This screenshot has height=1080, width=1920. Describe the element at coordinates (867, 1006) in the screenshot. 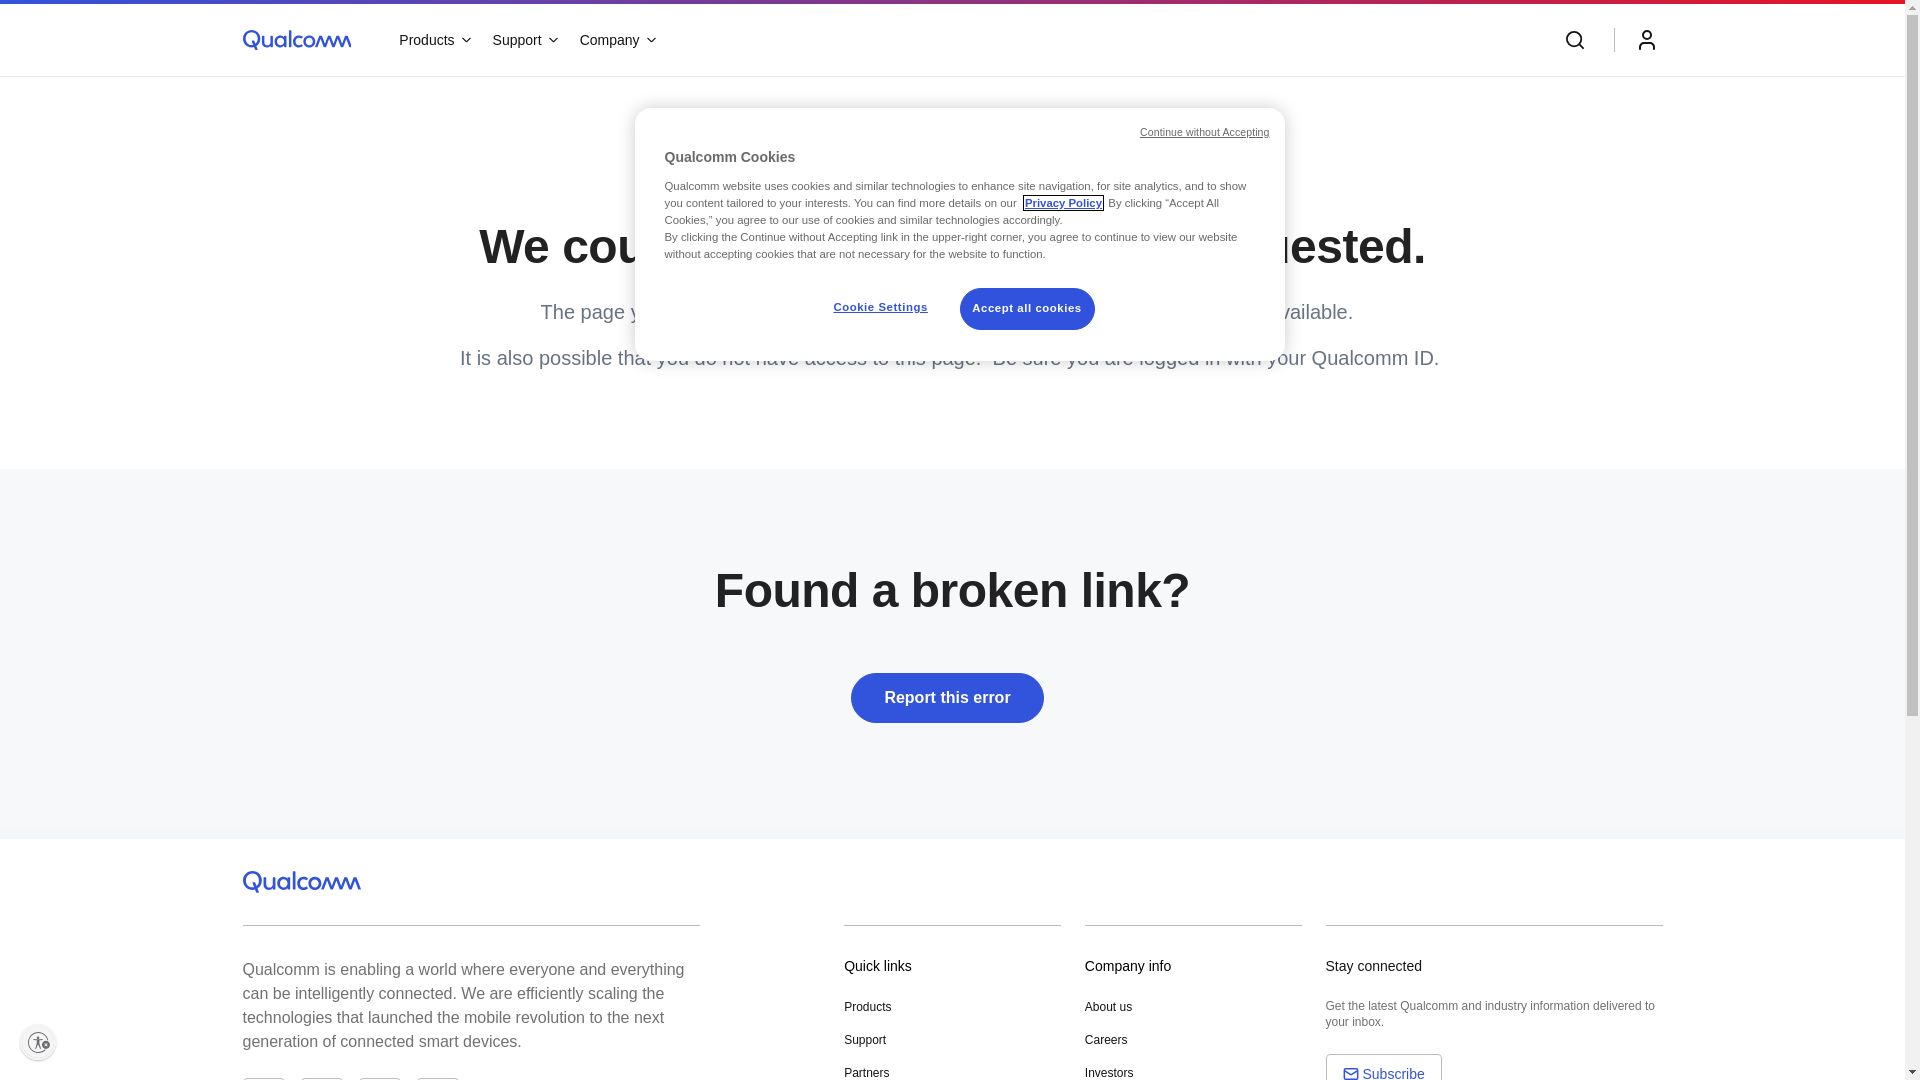

I see `'Products'` at that location.